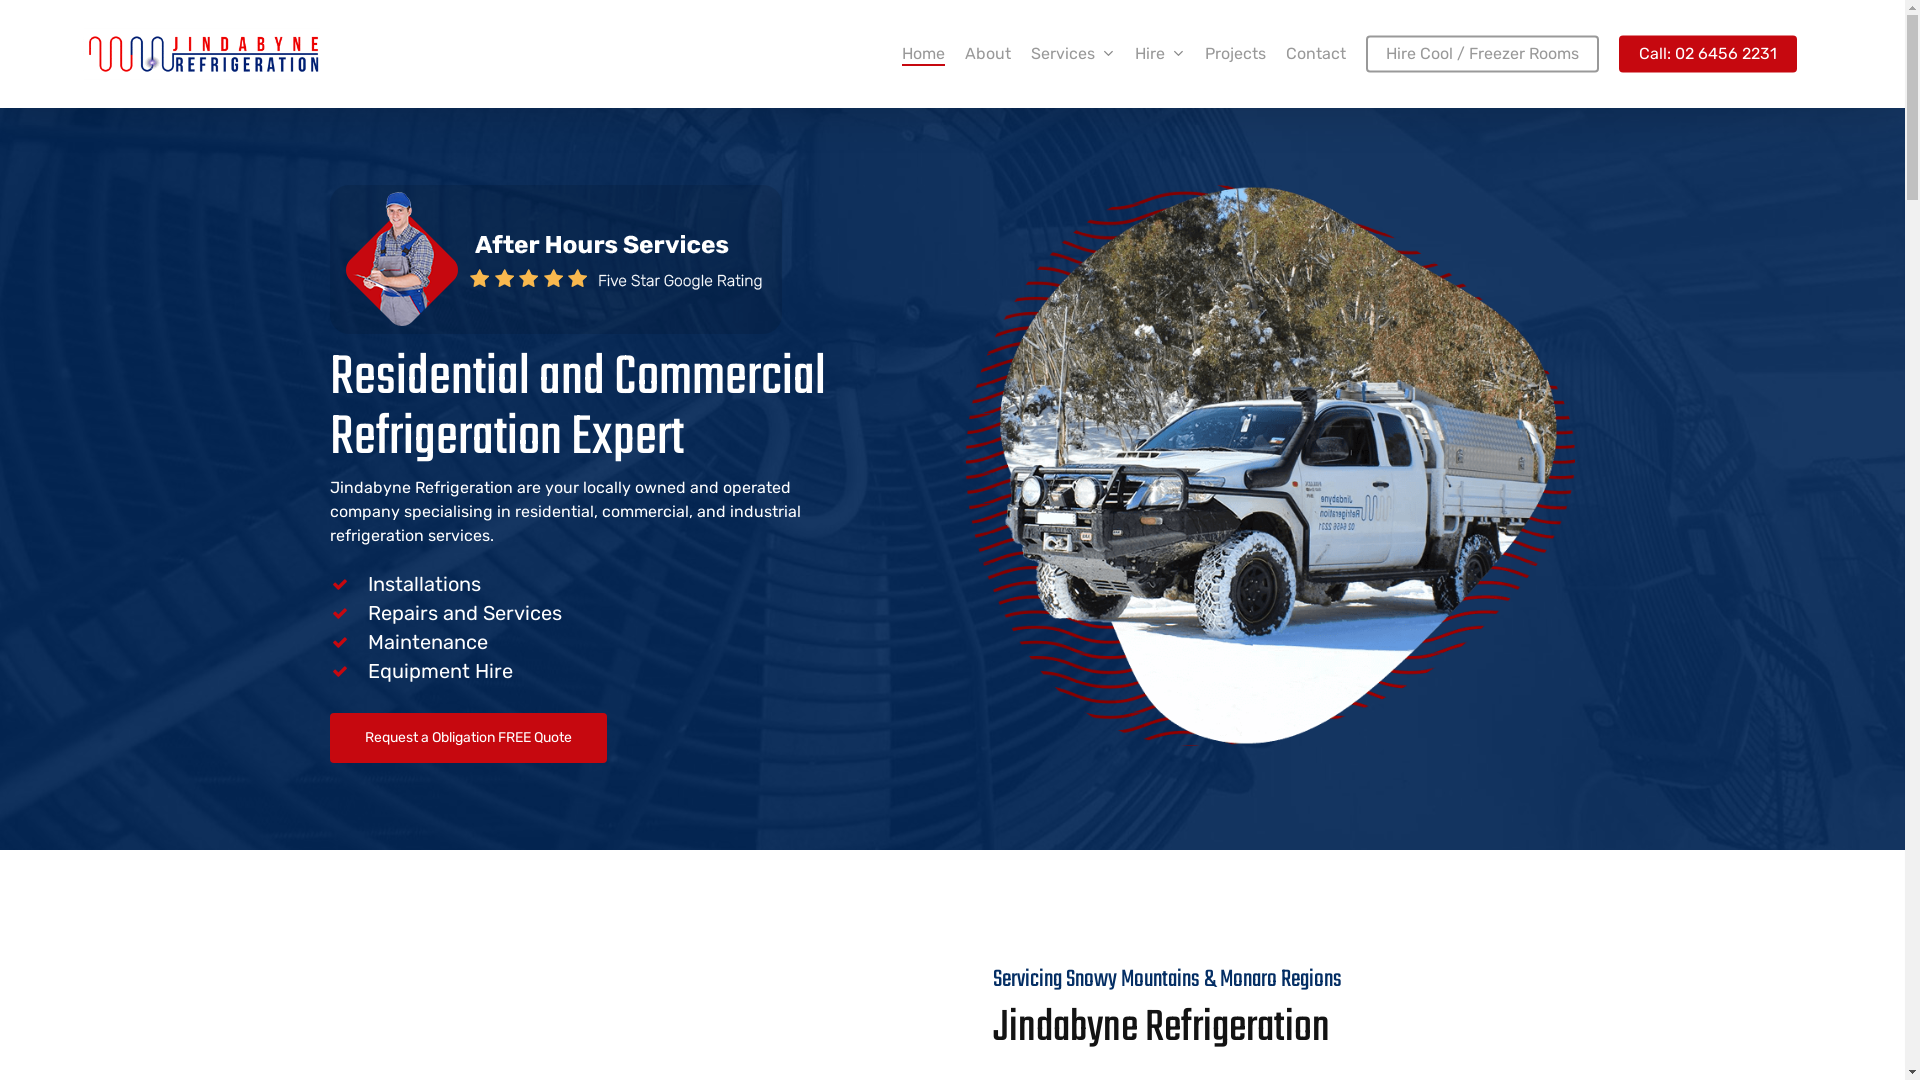  What do you see at coordinates (1160, 53) in the screenshot?
I see `'Hire'` at bounding box center [1160, 53].